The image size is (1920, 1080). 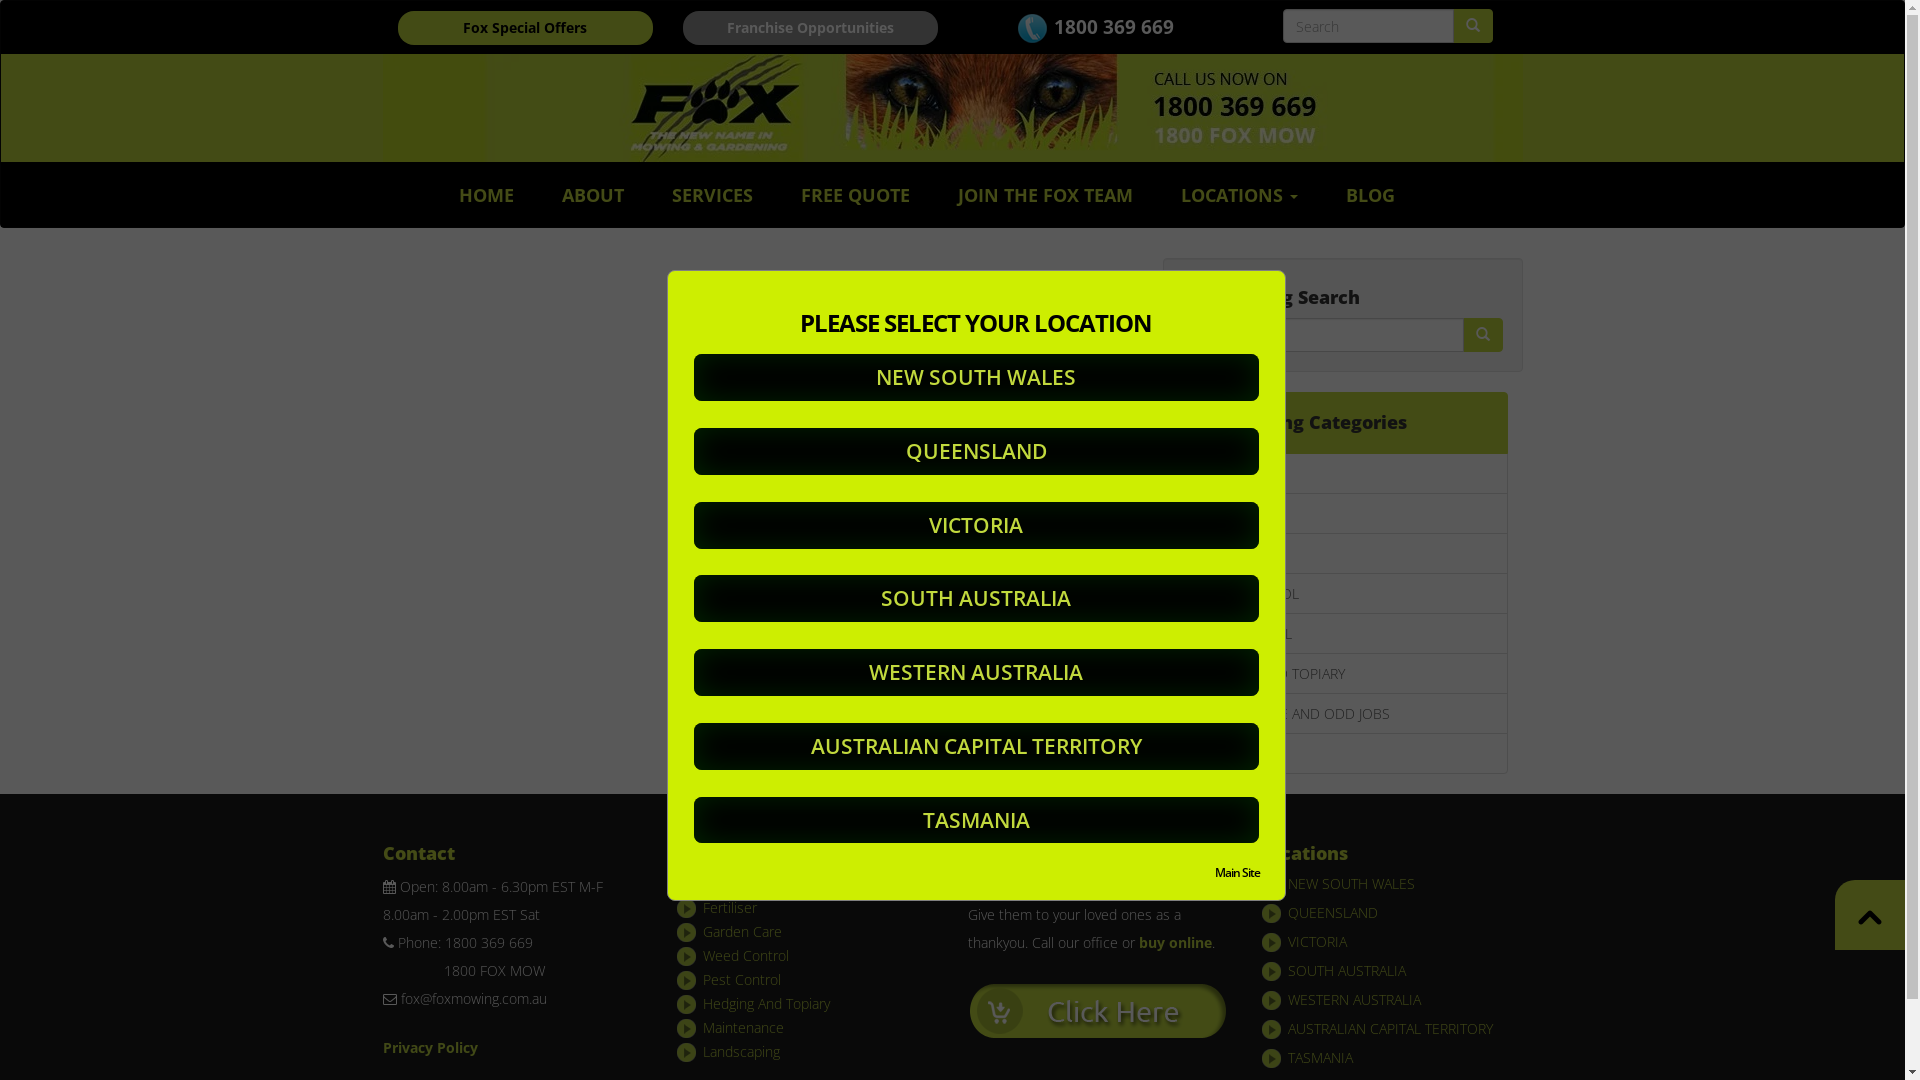 What do you see at coordinates (1343, 712) in the screenshot?
I see `'MAINTENANCE AND ODD JOBS'` at bounding box center [1343, 712].